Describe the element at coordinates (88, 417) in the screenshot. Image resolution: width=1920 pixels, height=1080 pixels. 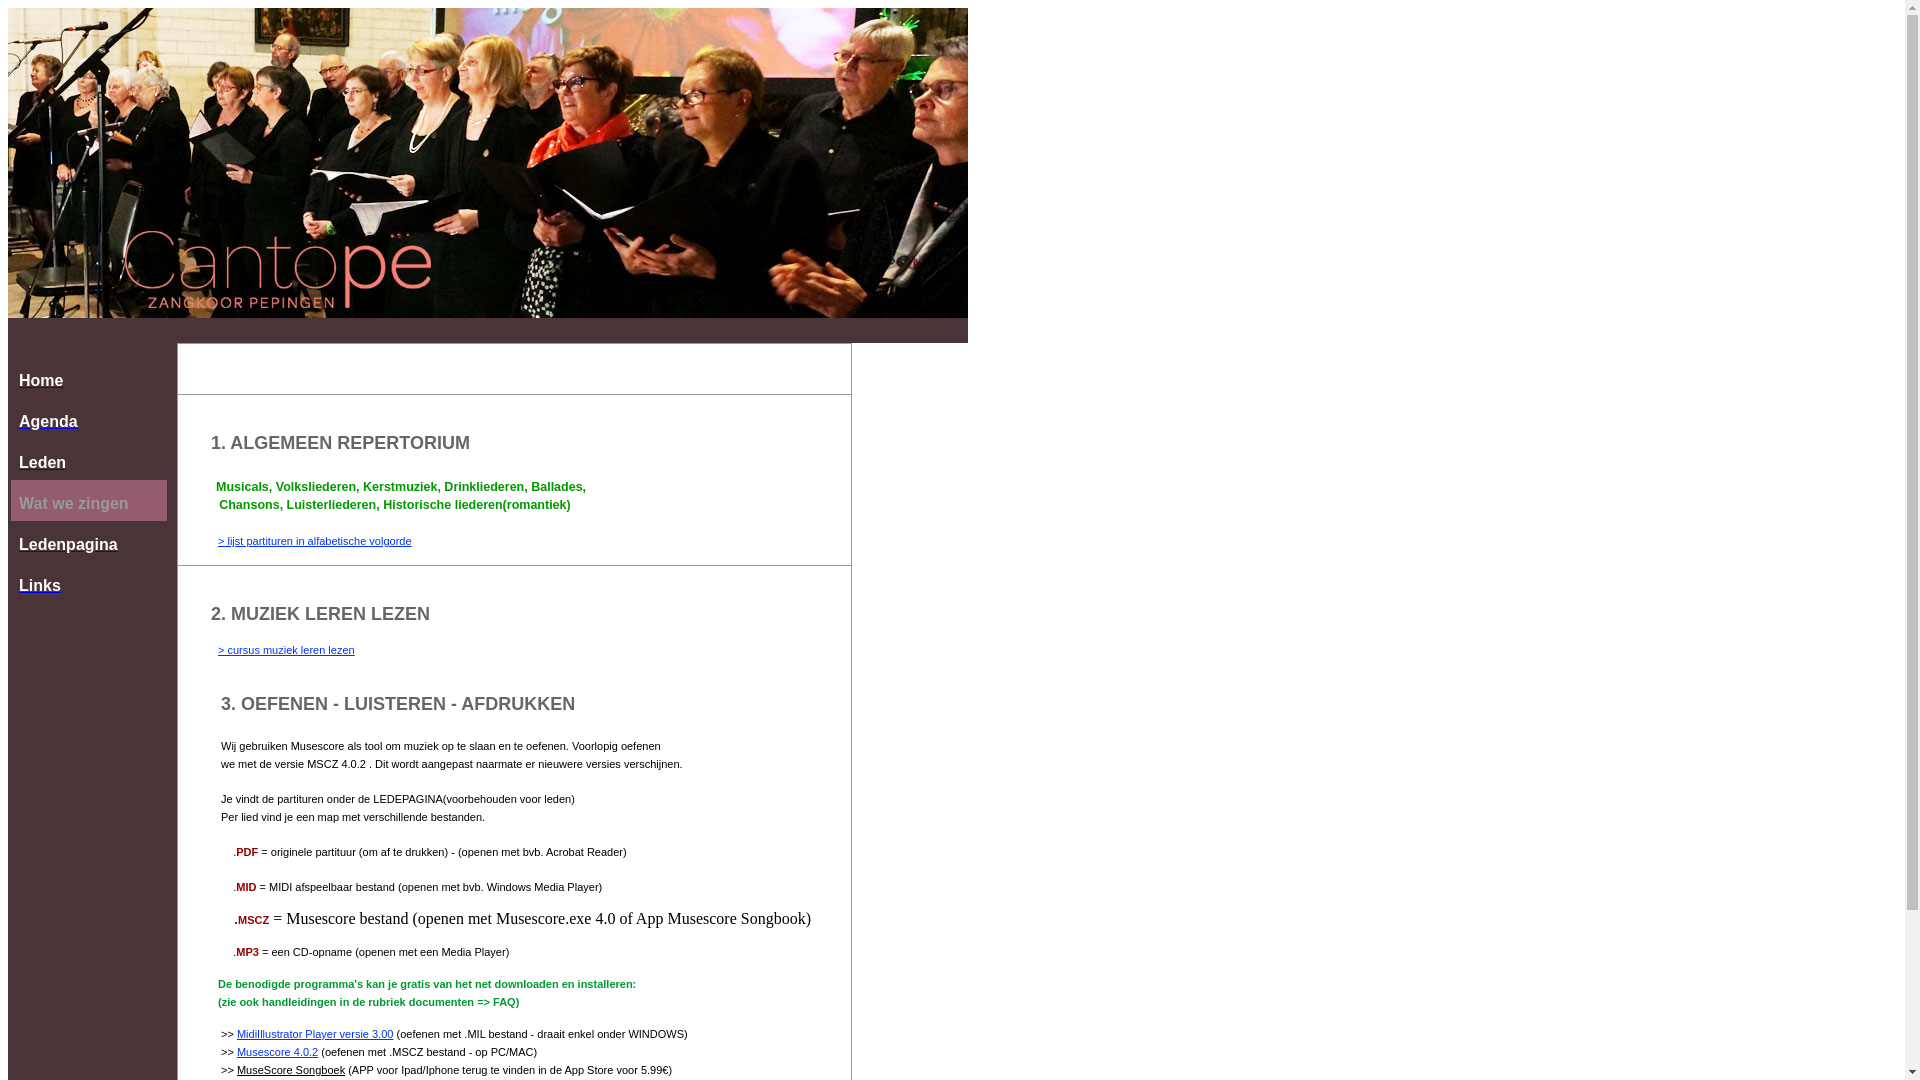
I see `'Agenda'` at that location.